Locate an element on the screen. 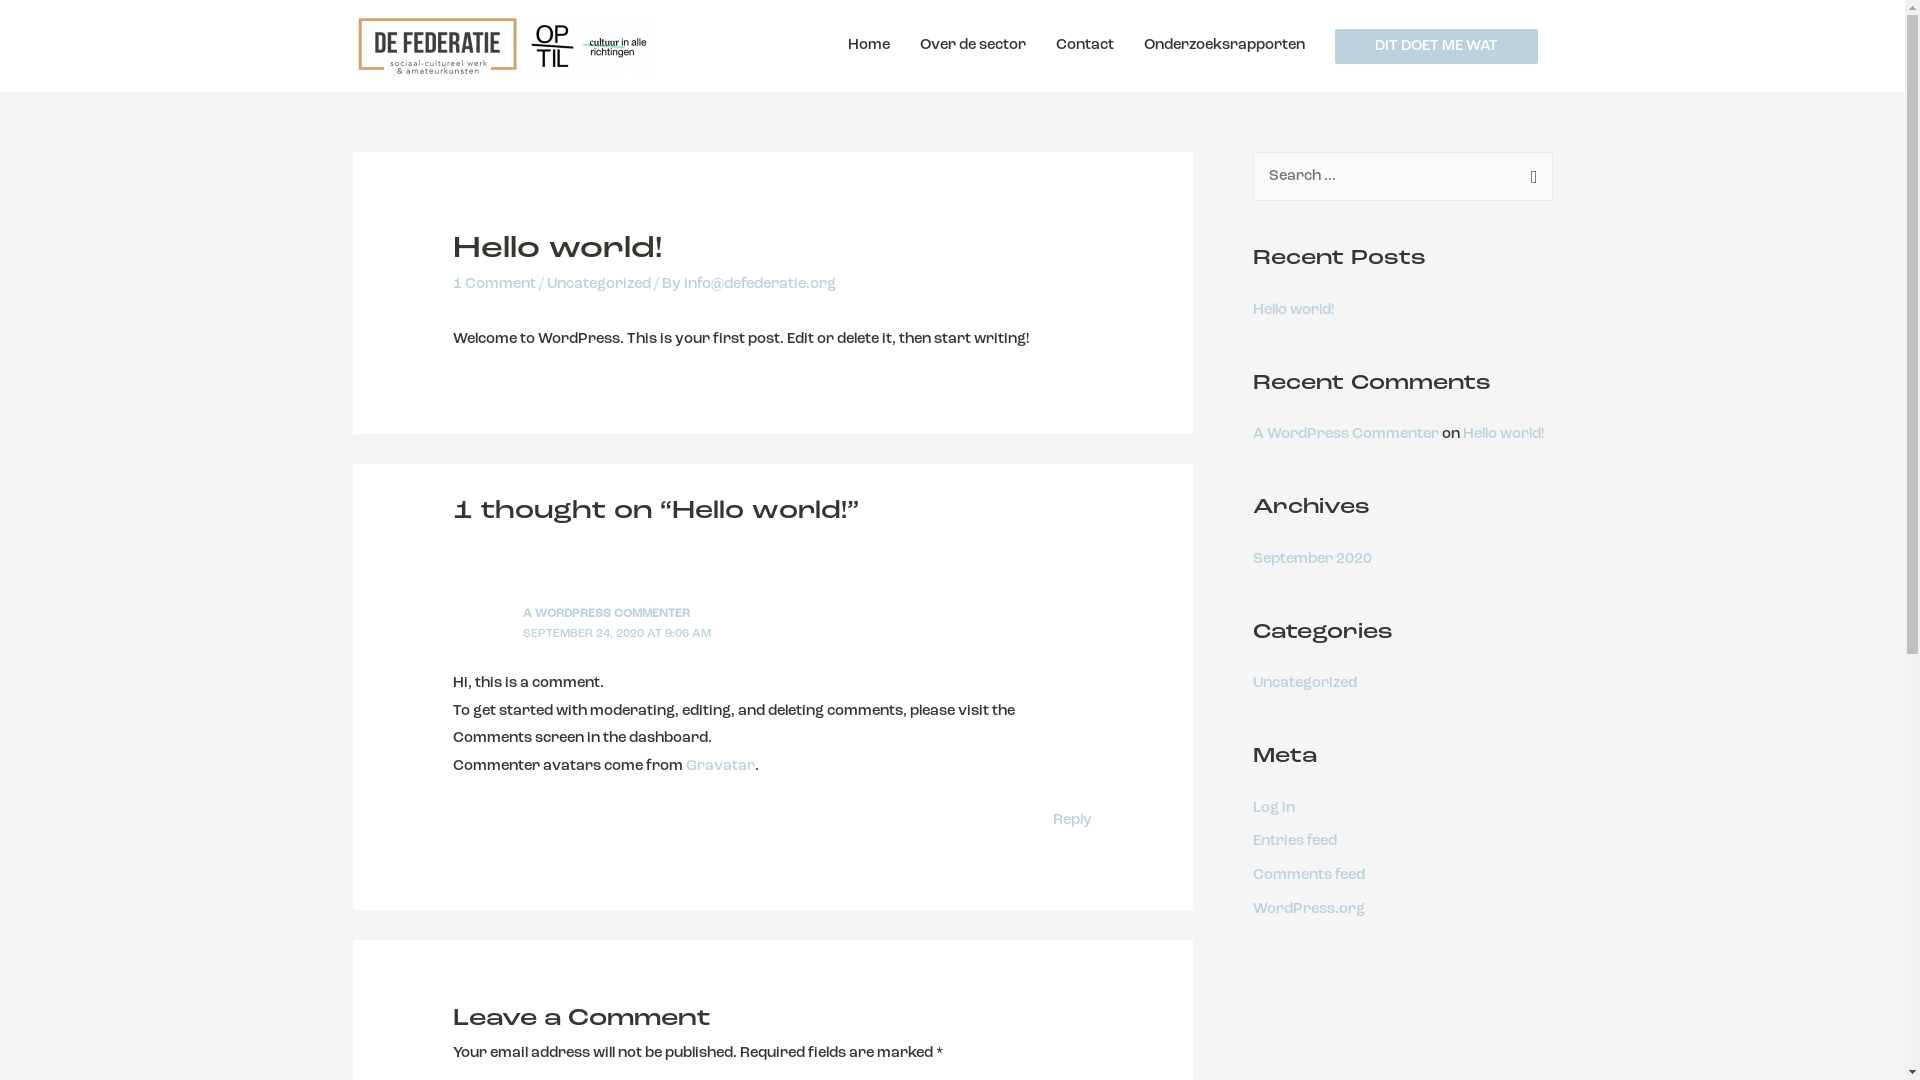 Image resolution: width=1920 pixels, height=1080 pixels. 'info@defederatie.org' is located at coordinates (758, 284).